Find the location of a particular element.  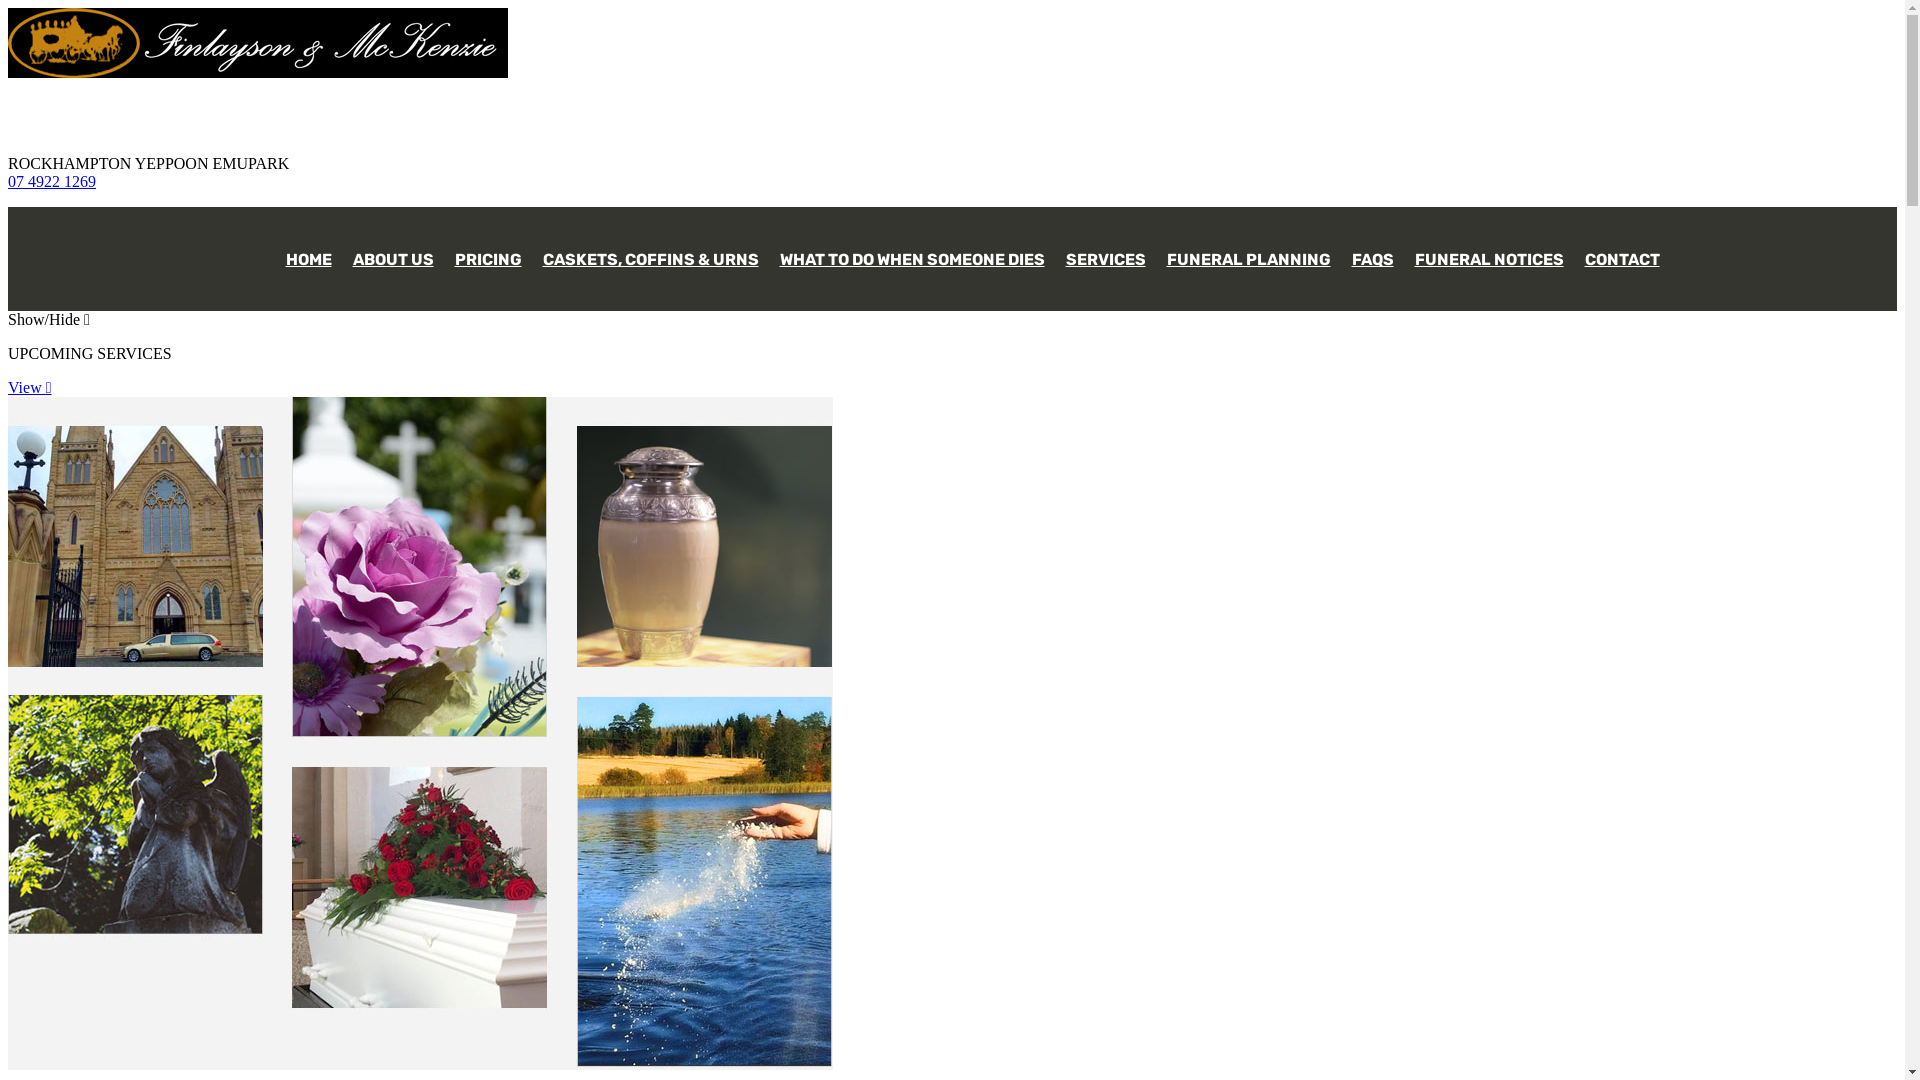

'07 4922 1269' is located at coordinates (52, 181).